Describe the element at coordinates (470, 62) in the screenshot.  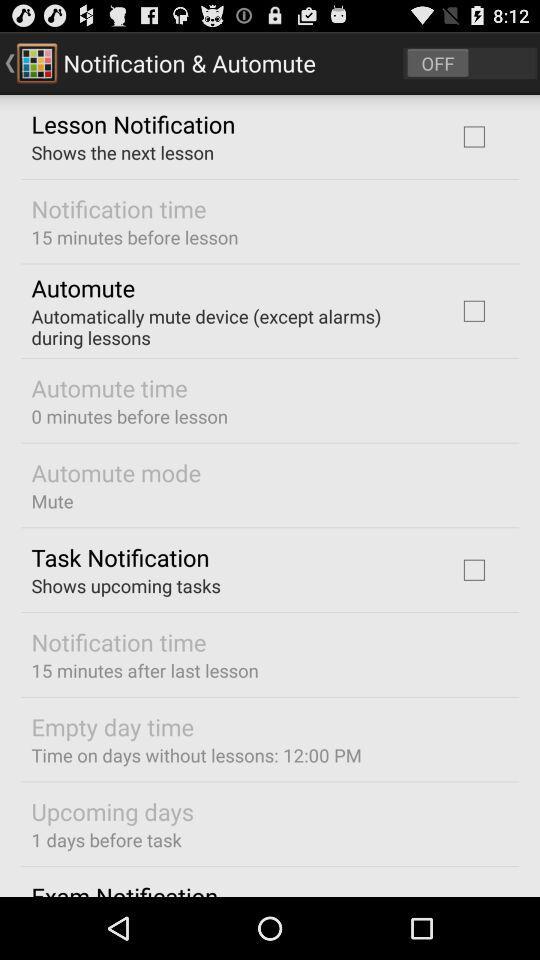
I see `app next to the notification & automute app` at that location.